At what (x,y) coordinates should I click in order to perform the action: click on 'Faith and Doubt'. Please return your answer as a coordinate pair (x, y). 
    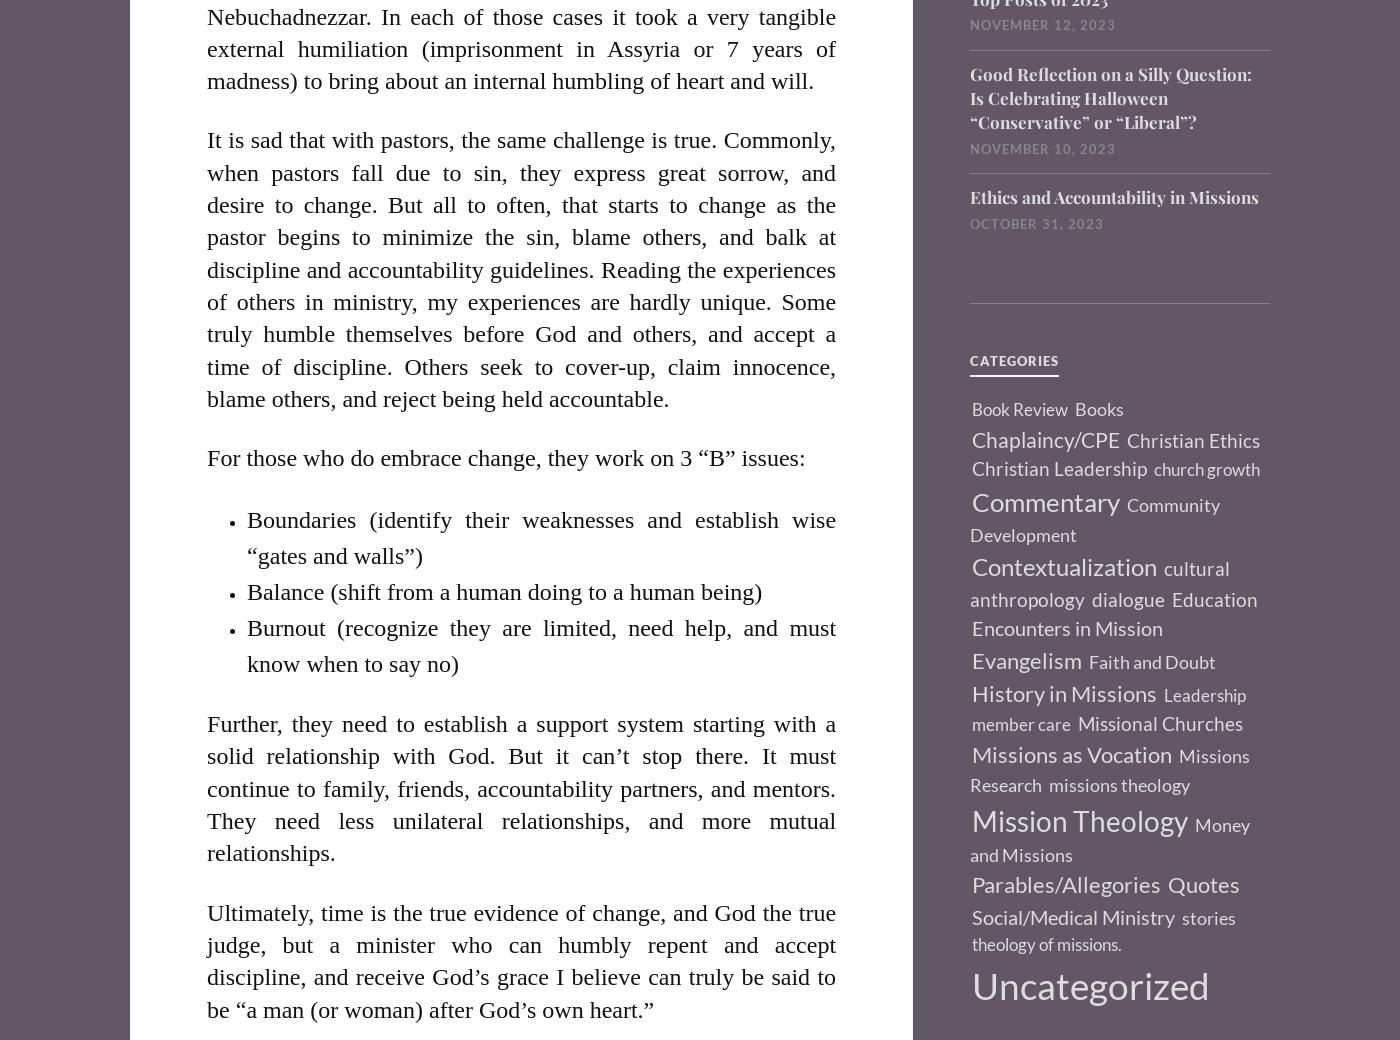
    Looking at the image, I should click on (1152, 661).